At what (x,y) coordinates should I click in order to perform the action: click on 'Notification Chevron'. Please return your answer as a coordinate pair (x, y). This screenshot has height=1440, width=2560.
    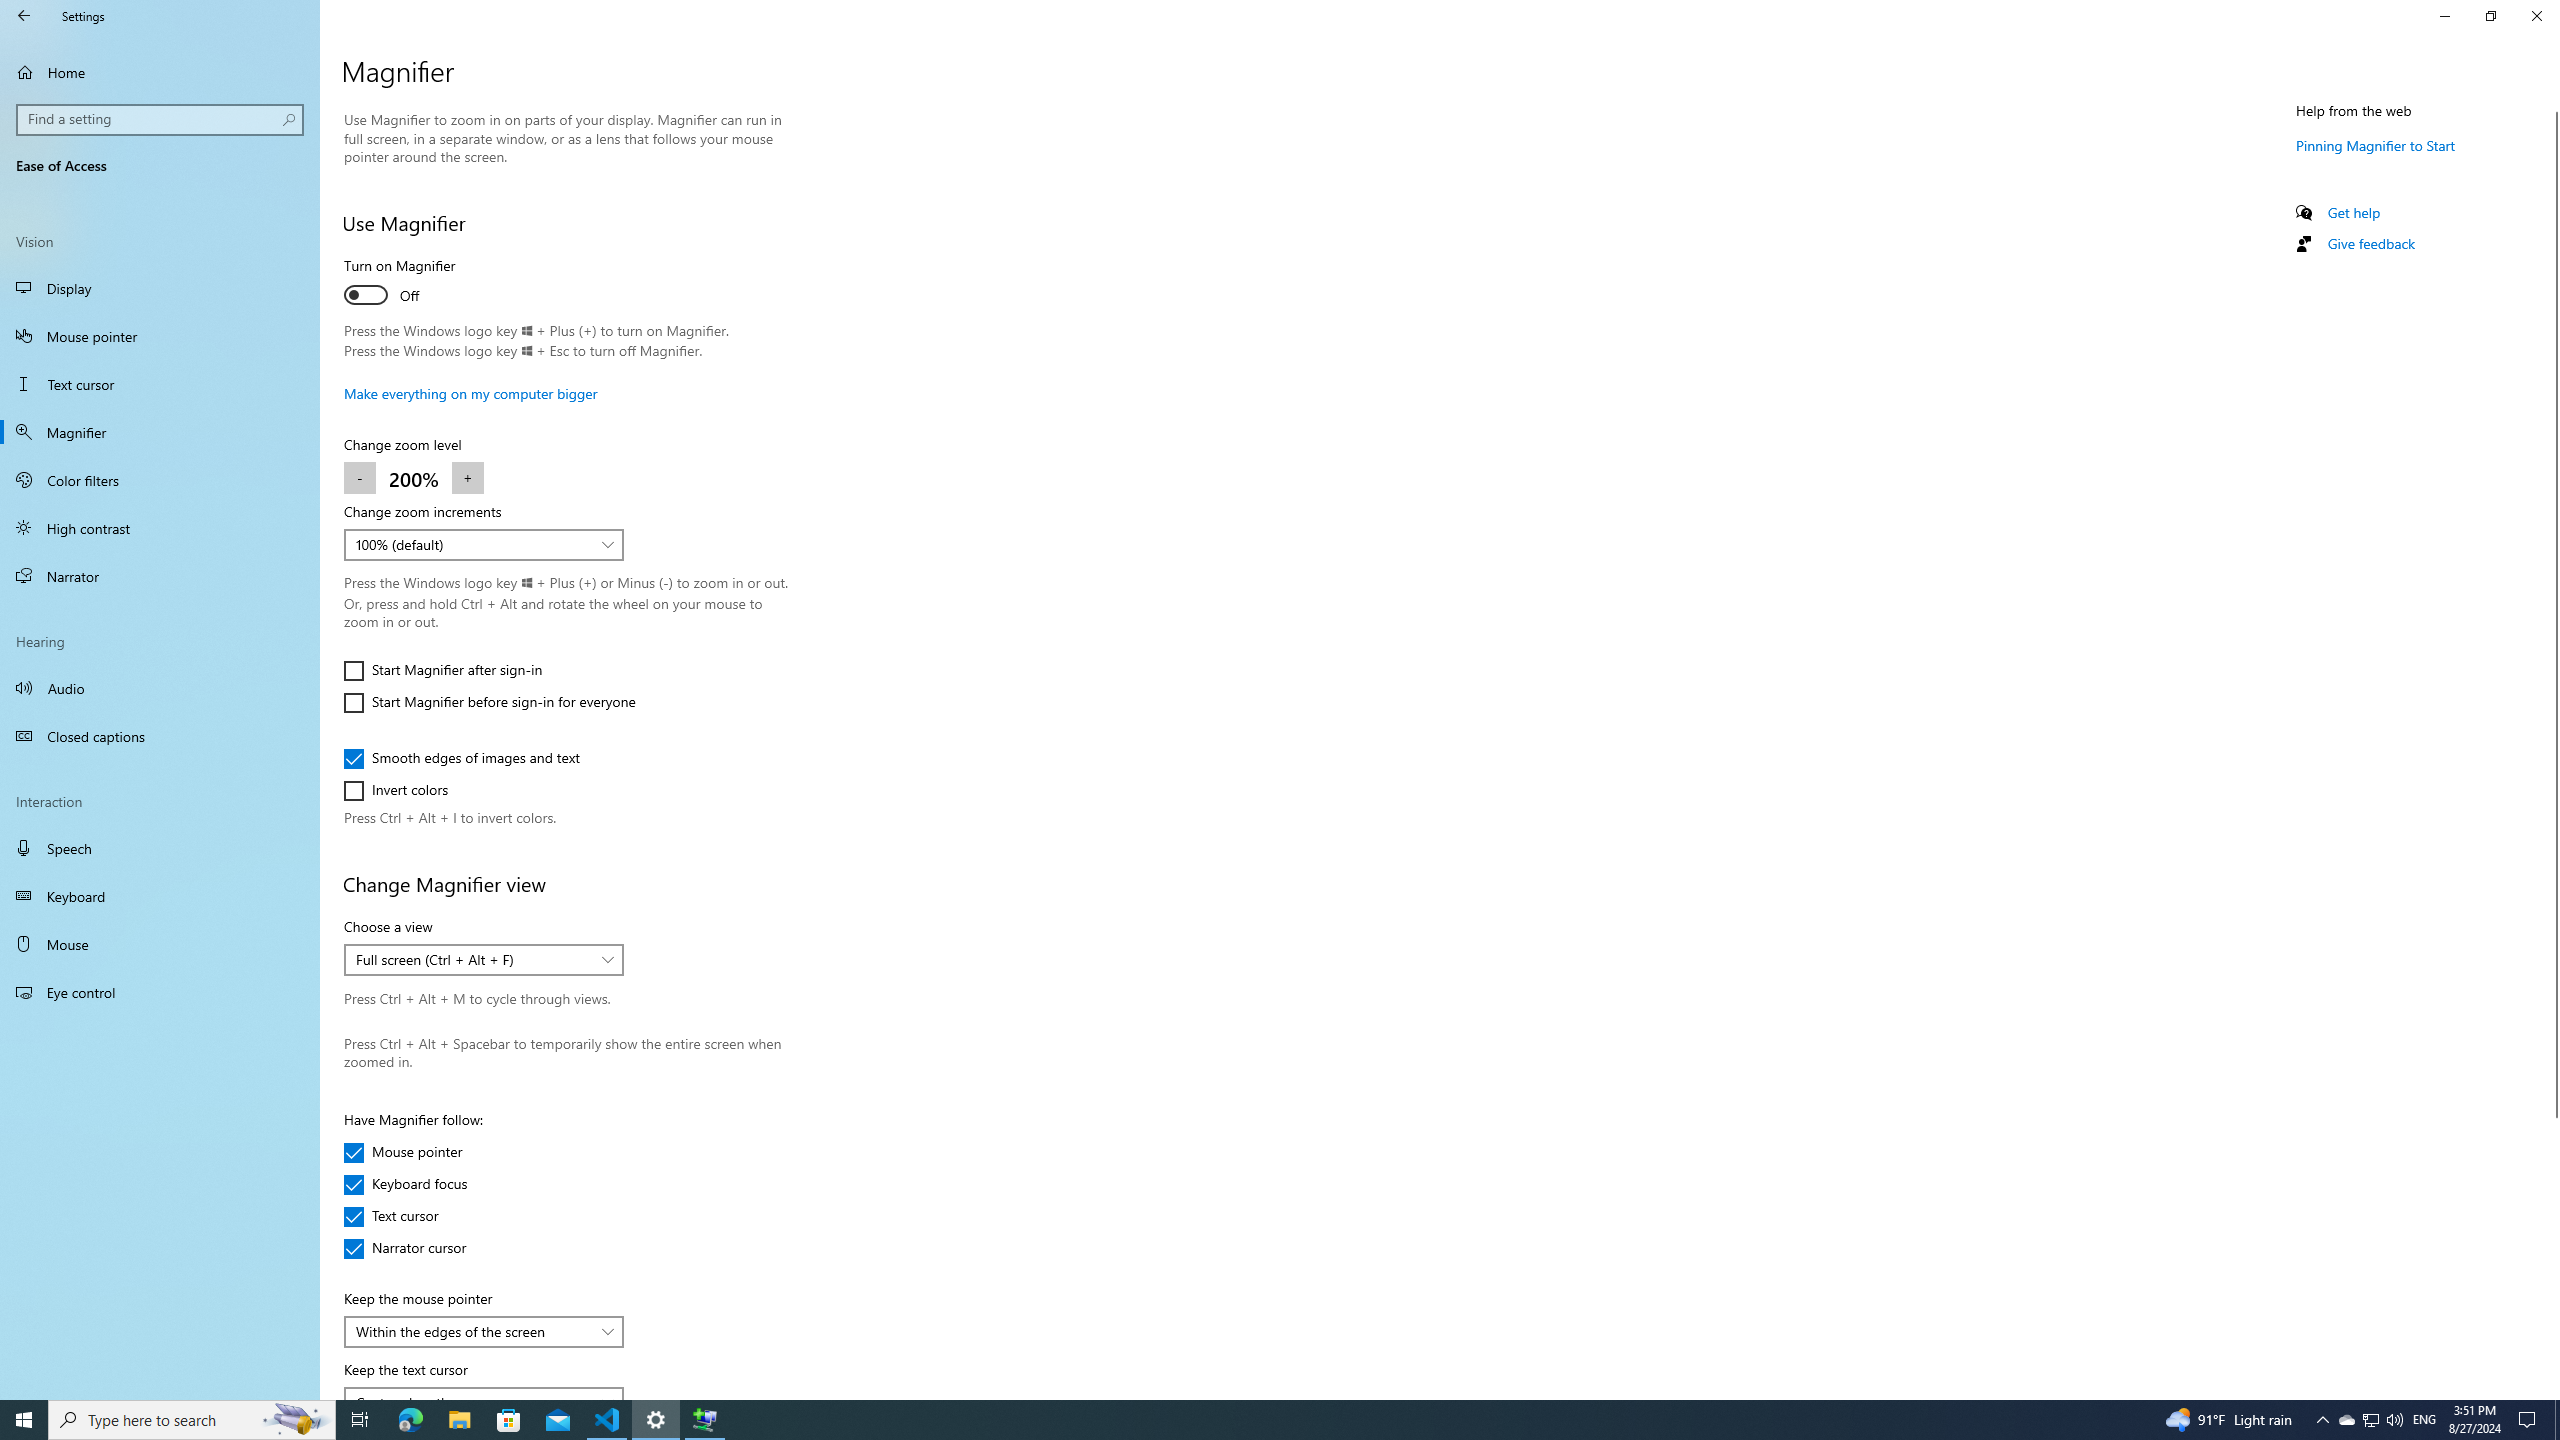
    Looking at the image, I should click on (2323, 1418).